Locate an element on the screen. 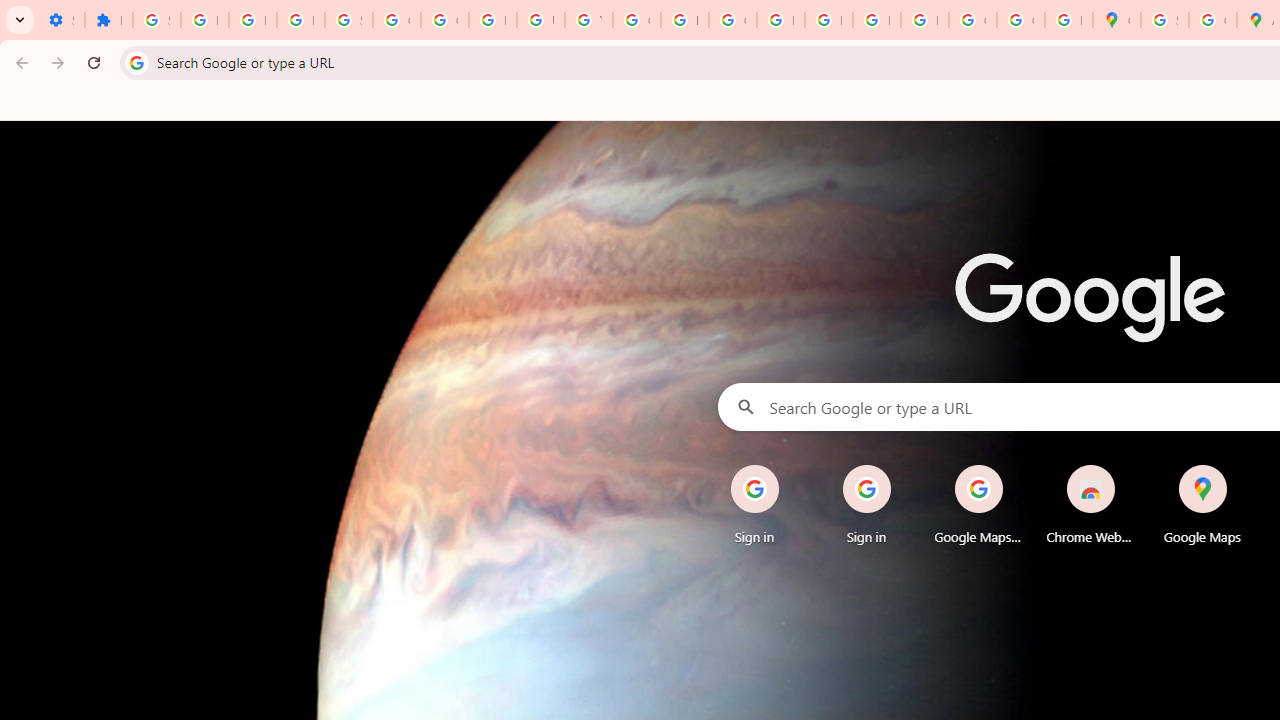 This screenshot has width=1280, height=720. 'Google Maps' is located at coordinates (1201, 504).